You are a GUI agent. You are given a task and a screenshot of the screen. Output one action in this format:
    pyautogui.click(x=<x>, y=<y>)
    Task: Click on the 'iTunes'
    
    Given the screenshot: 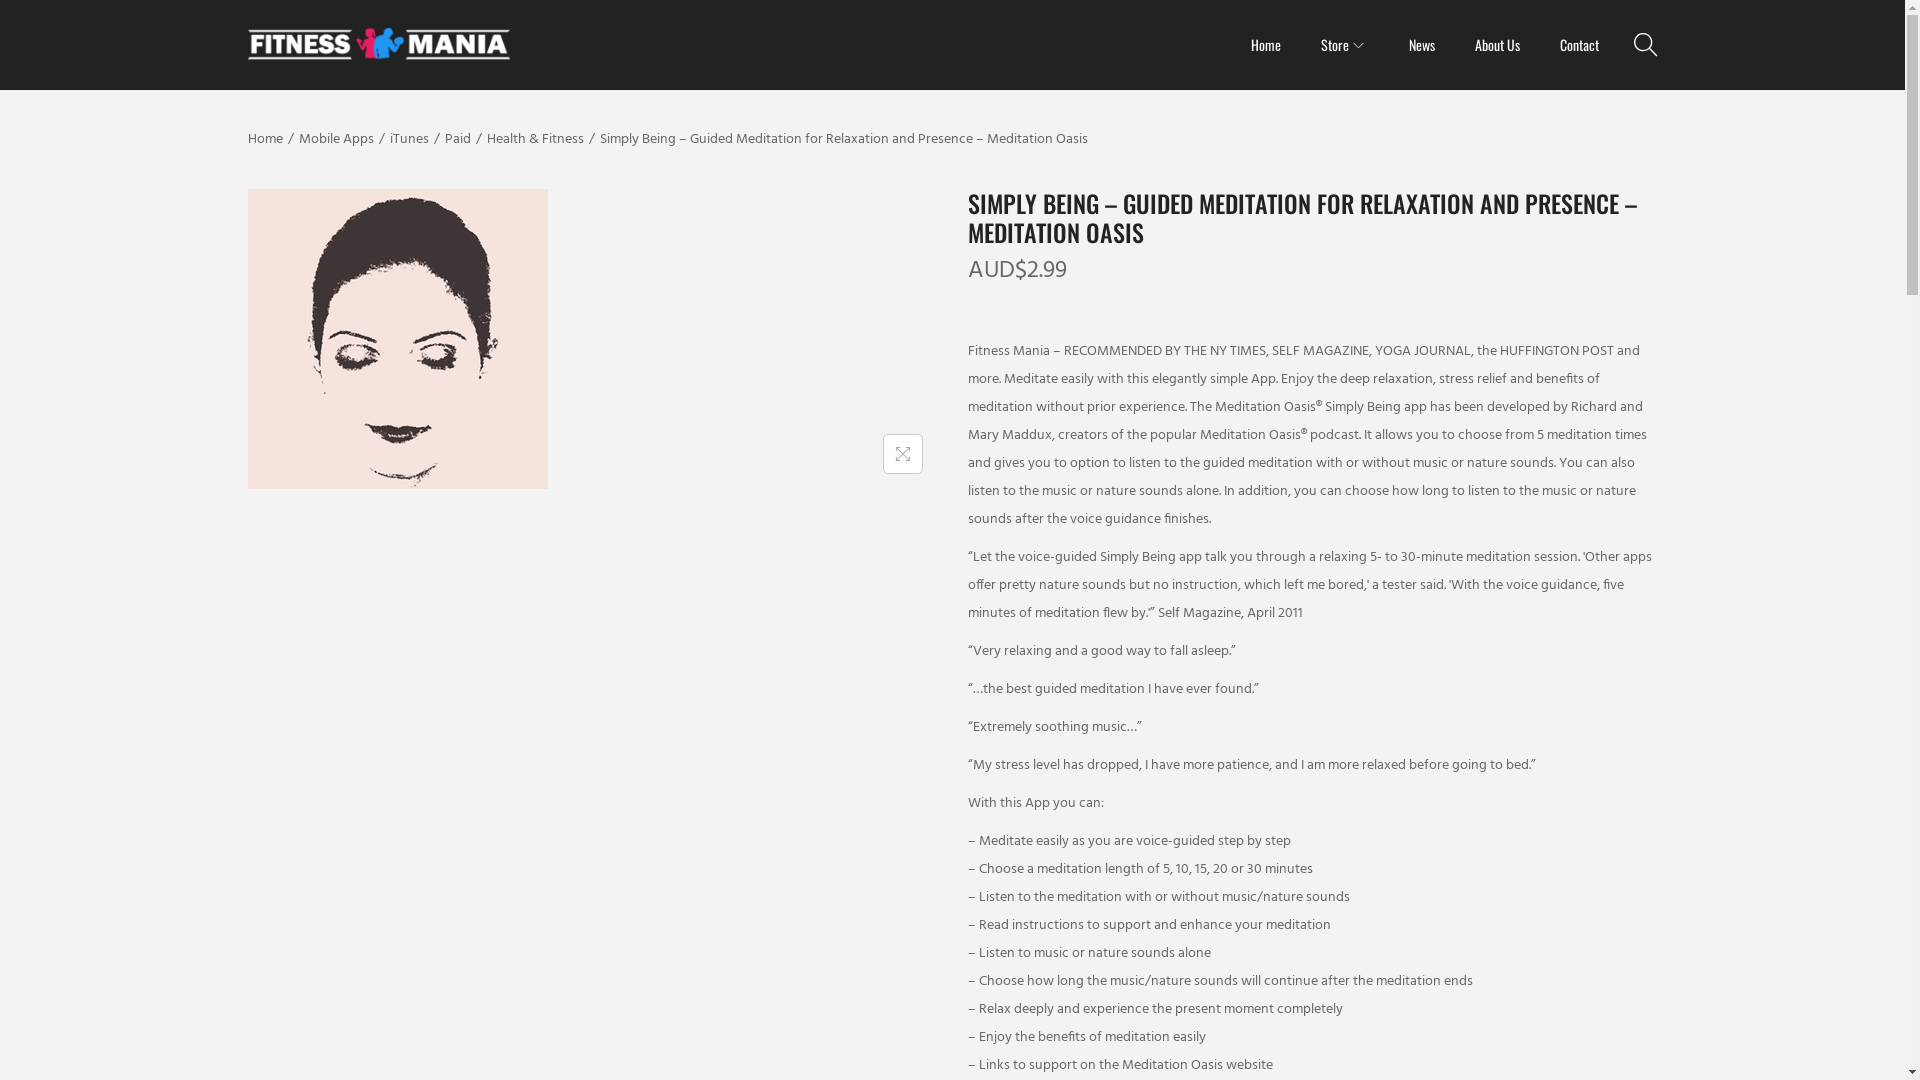 What is the action you would take?
    pyautogui.click(x=408, y=138)
    